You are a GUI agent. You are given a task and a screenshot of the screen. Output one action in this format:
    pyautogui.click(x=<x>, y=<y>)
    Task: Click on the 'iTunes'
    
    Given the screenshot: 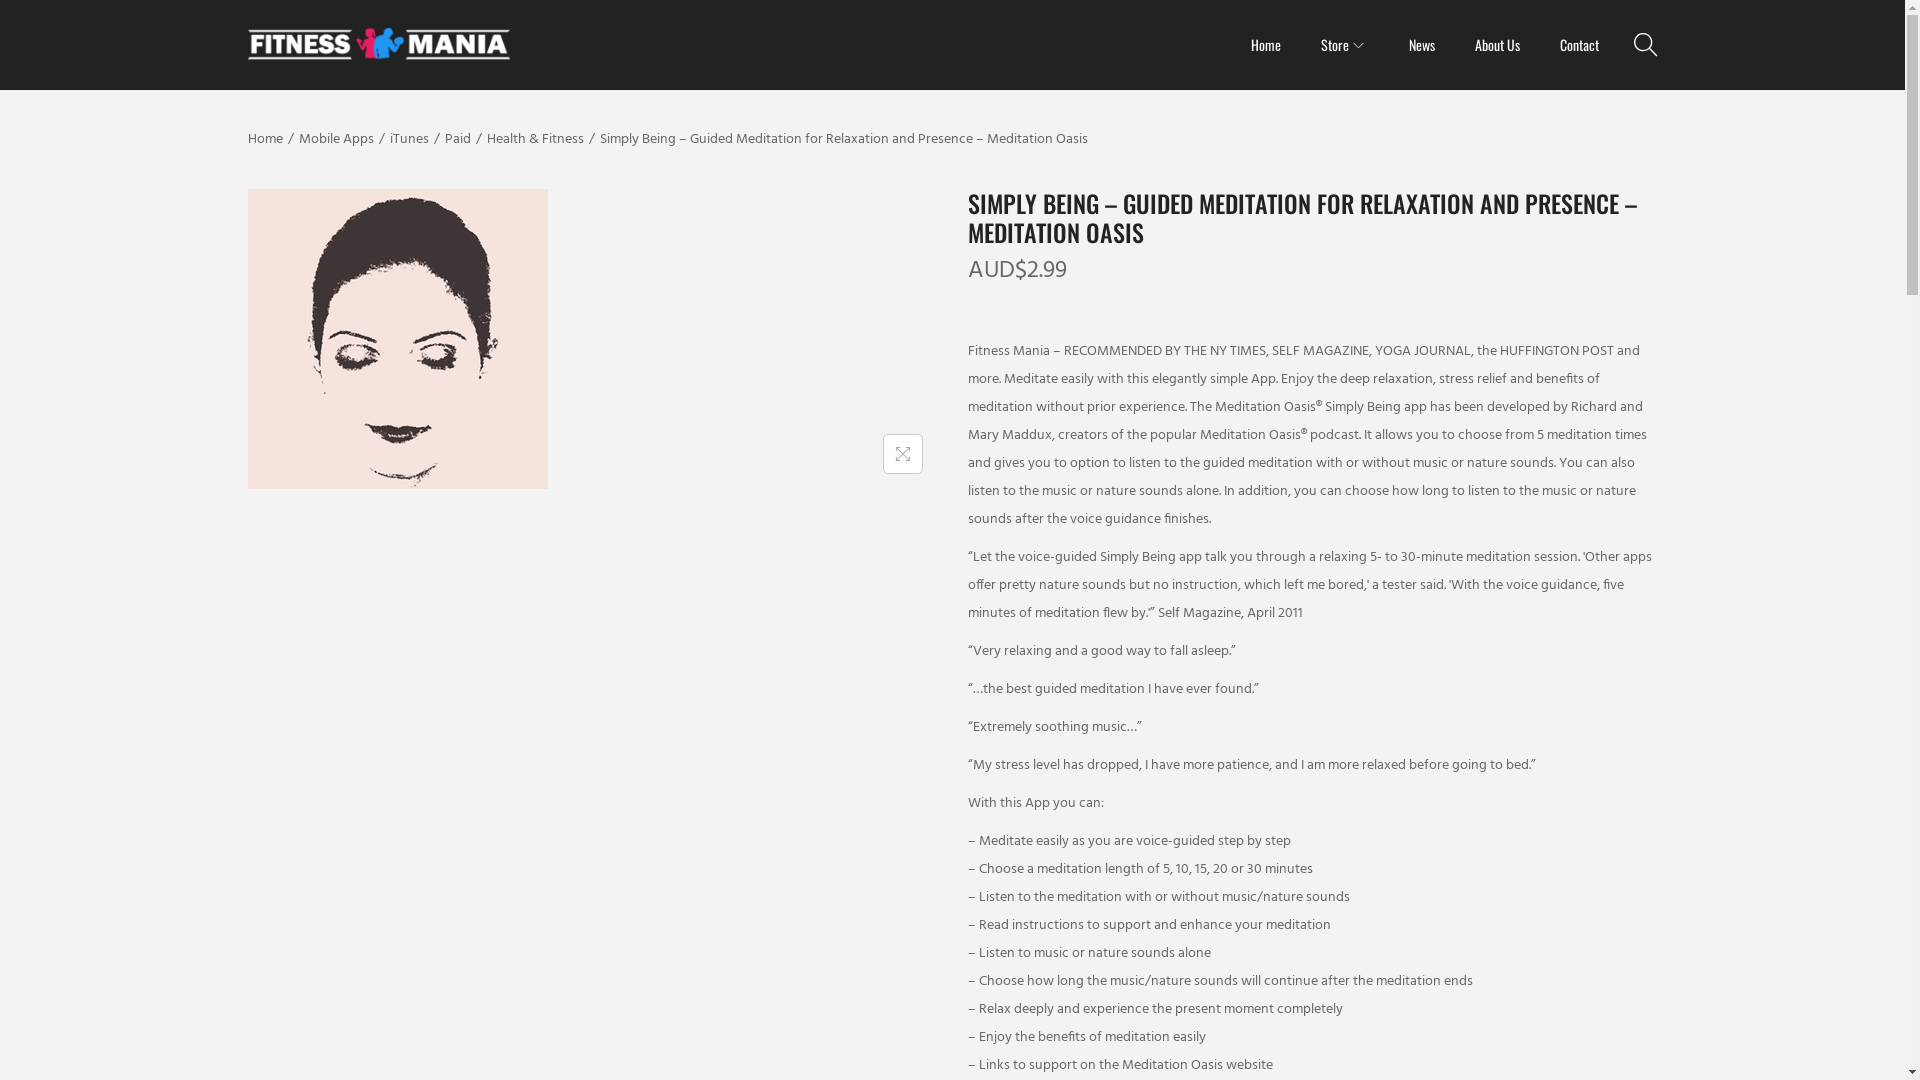 What is the action you would take?
    pyautogui.click(x=408, y=138)
    